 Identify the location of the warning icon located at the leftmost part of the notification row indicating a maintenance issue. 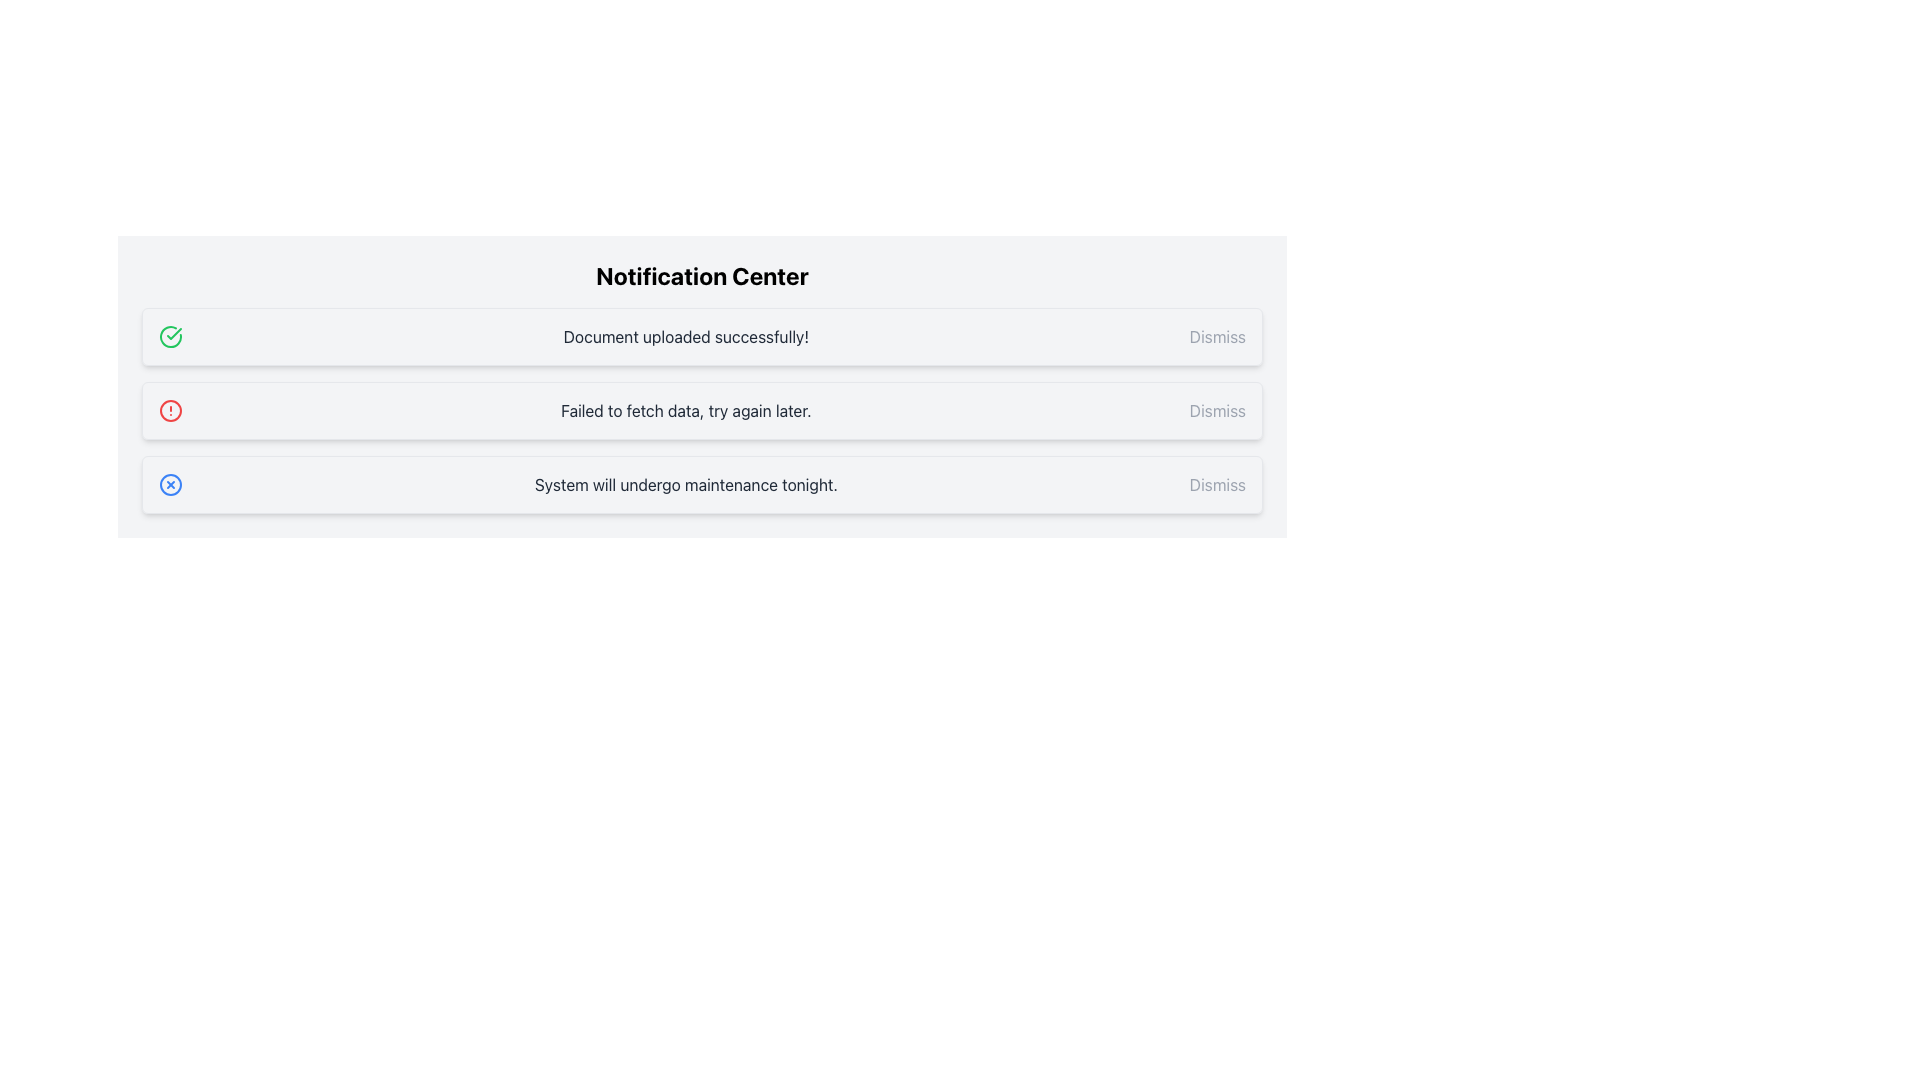
(171, 485).